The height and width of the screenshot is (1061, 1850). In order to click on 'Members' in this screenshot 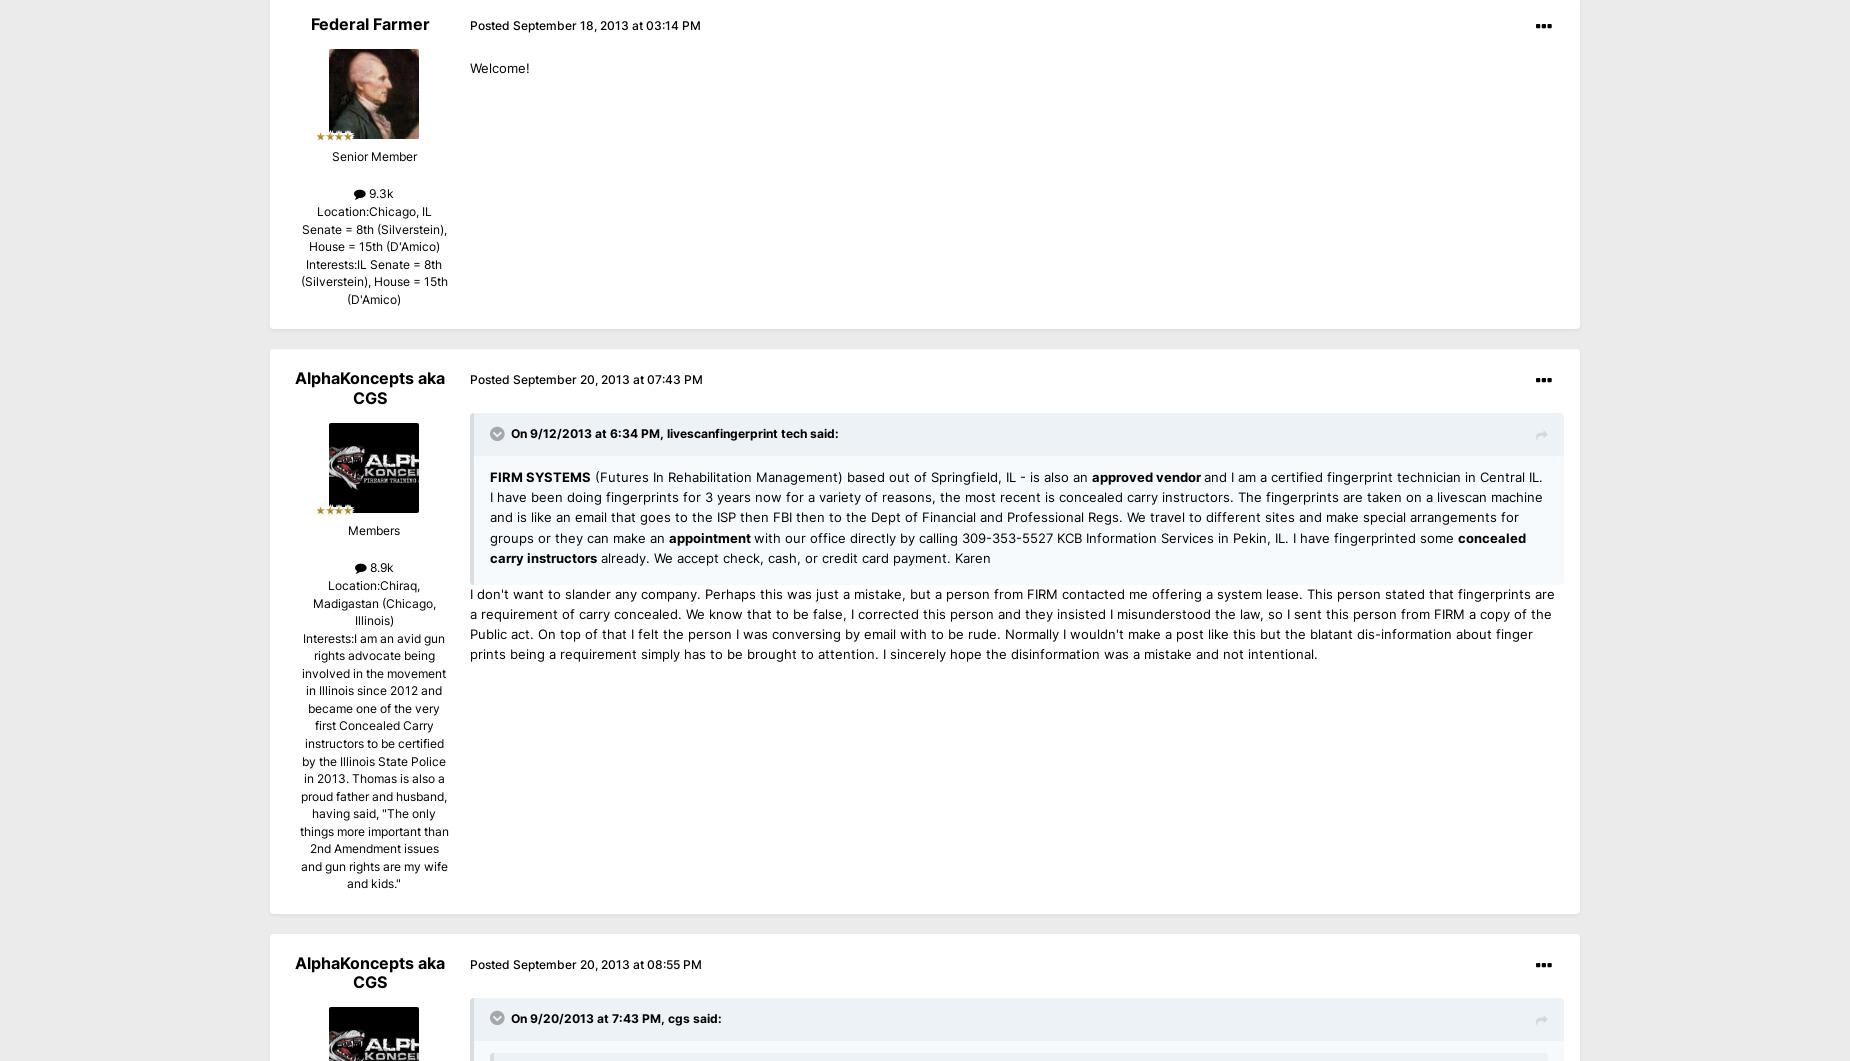, I will do `click(373, 529)`.